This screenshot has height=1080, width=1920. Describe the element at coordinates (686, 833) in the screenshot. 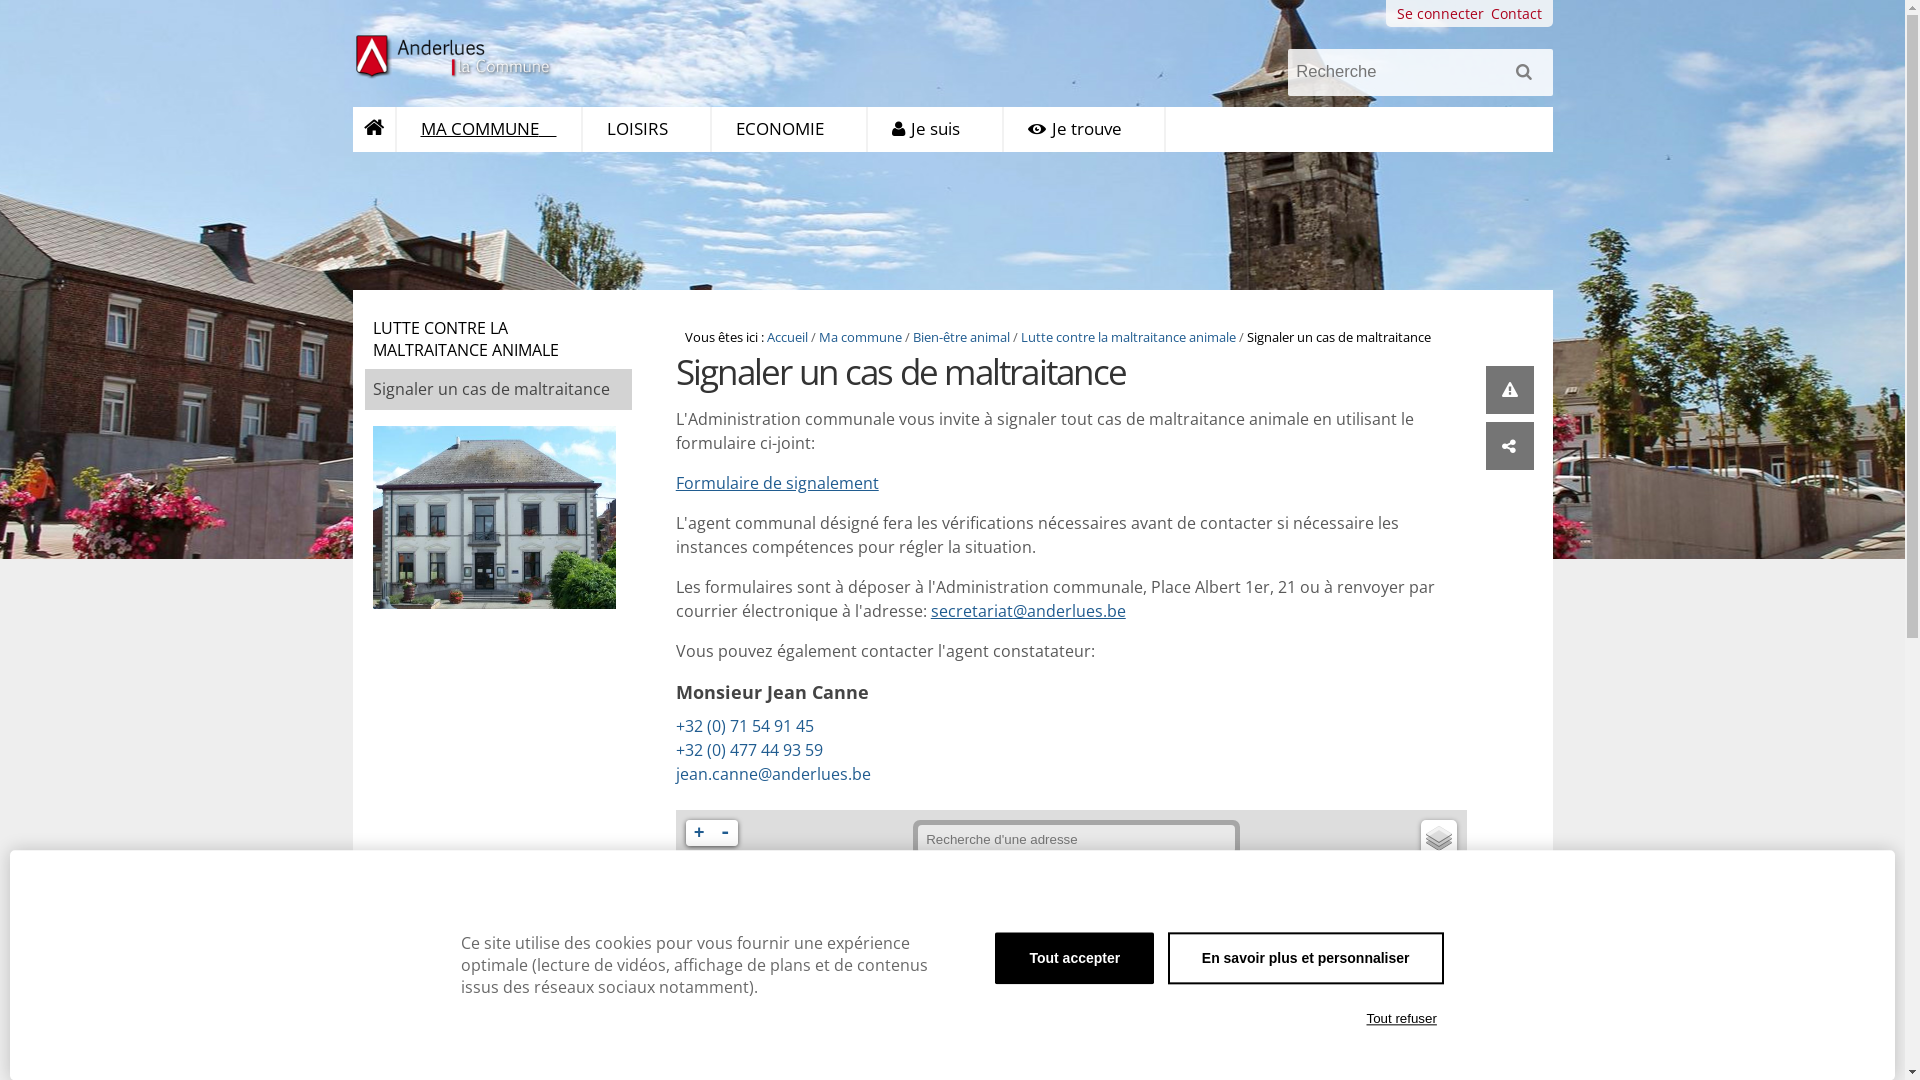

I see `'+'` at that location.